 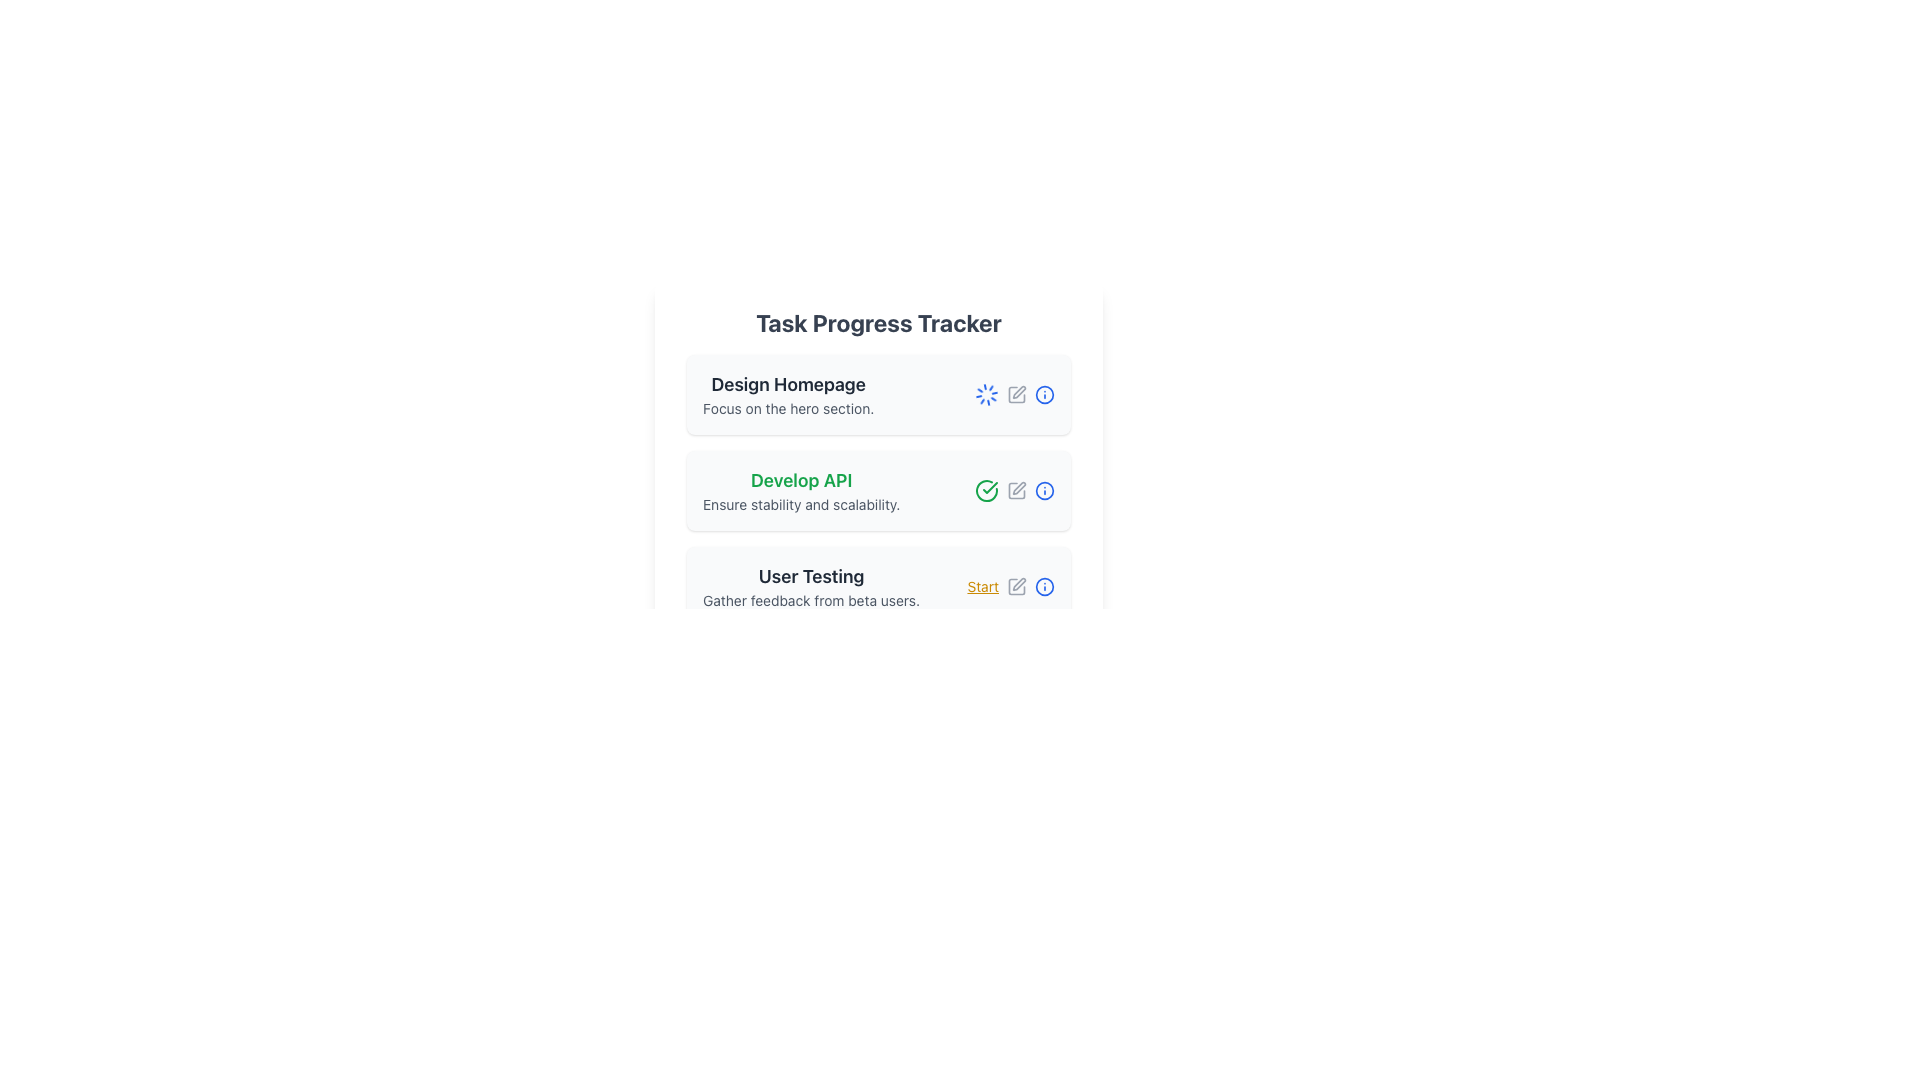 What do you see at coordinates (811, 600) in the screenshot?
I see `the text label that says 'Gather feedback from beta users.' which is located below the title 'User Testing.'` at bounding box center [811, 600].